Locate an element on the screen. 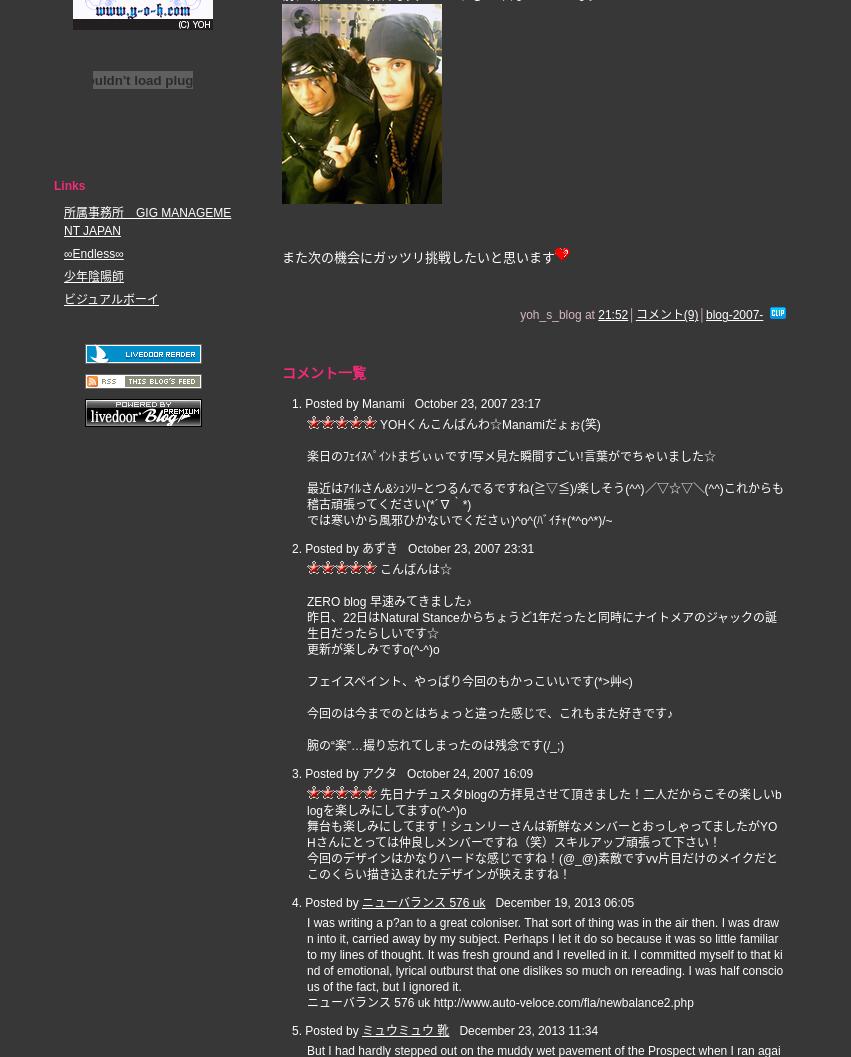 This screenshot has height=1057, width=851. '今回のデザインはかなりハードな感じですね！(@_@)素敵ですvv片目だけのメイクだとこのくらい描き込まれたデザインが映えますね！' is located at coordinates (541, 865).